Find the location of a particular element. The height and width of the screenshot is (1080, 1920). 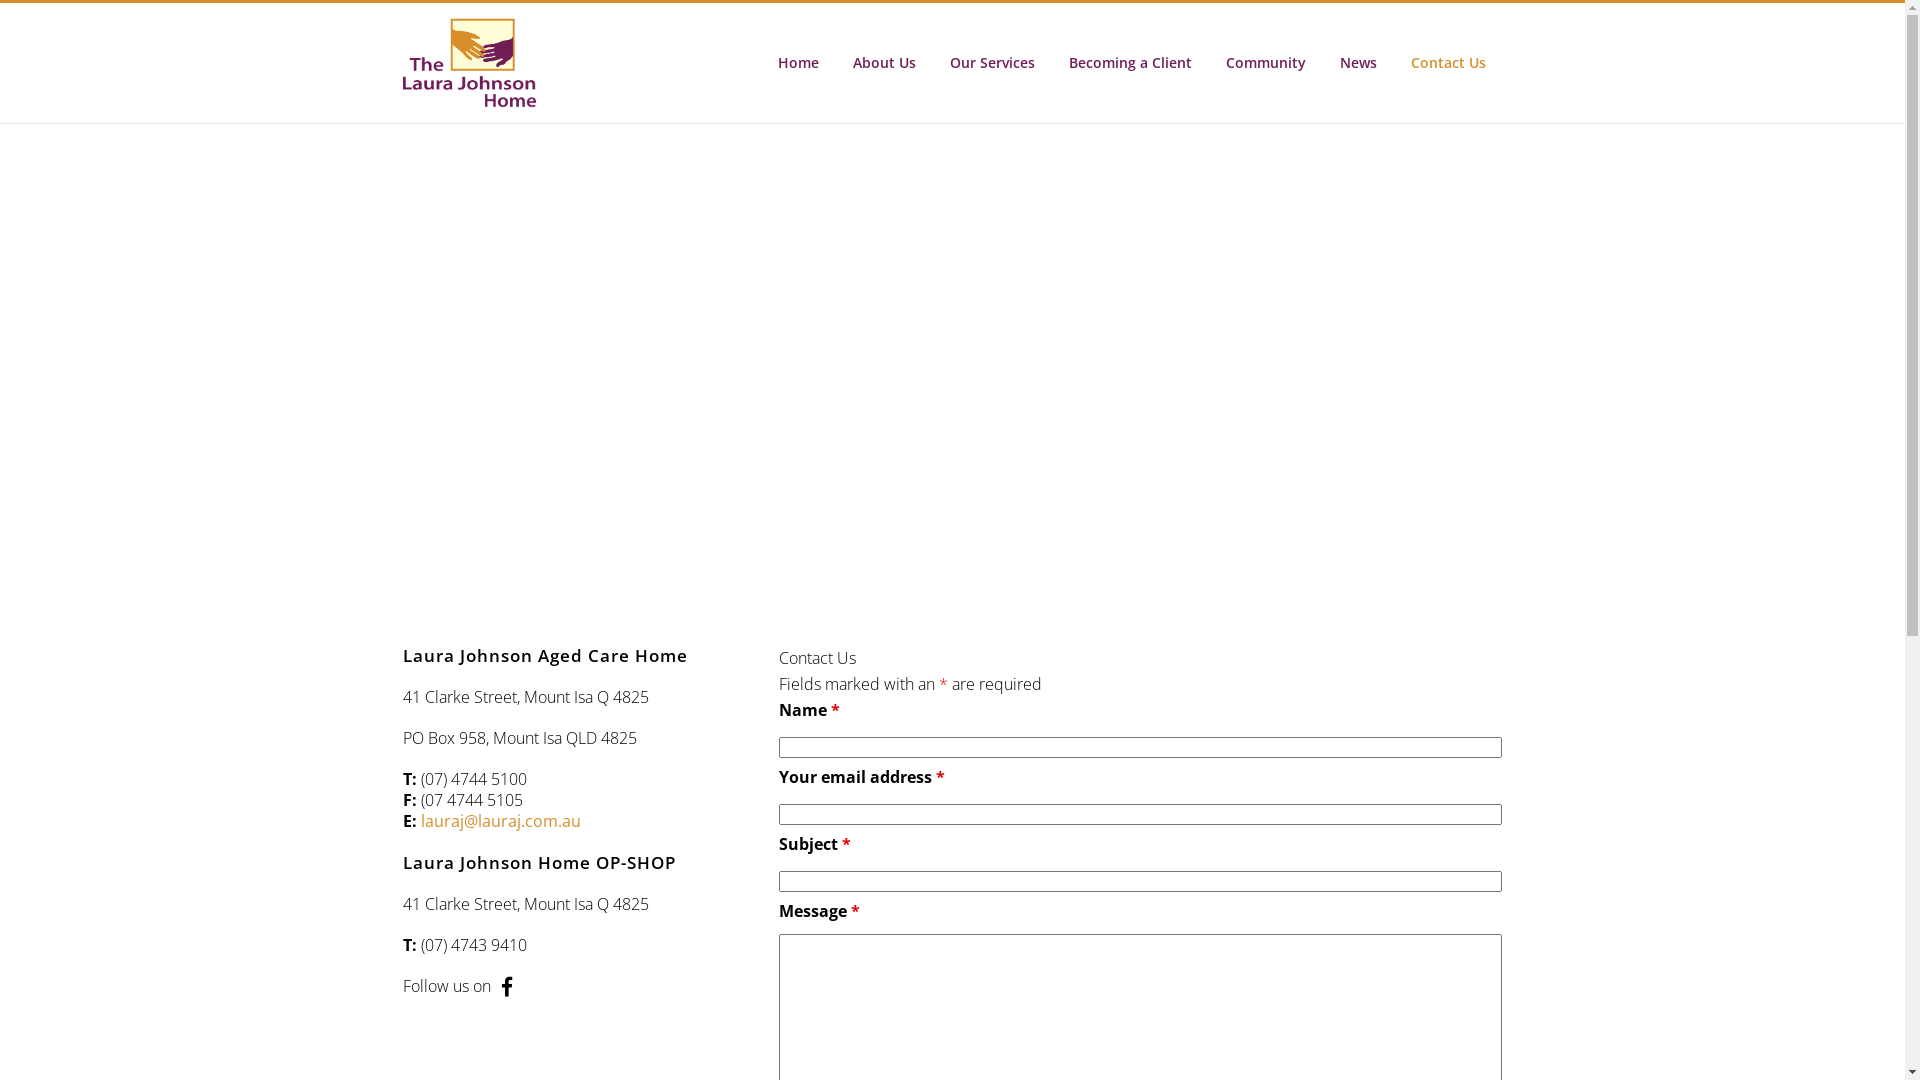

'lauraj@lauraj.com.au' is located at coordinates (499, 821).